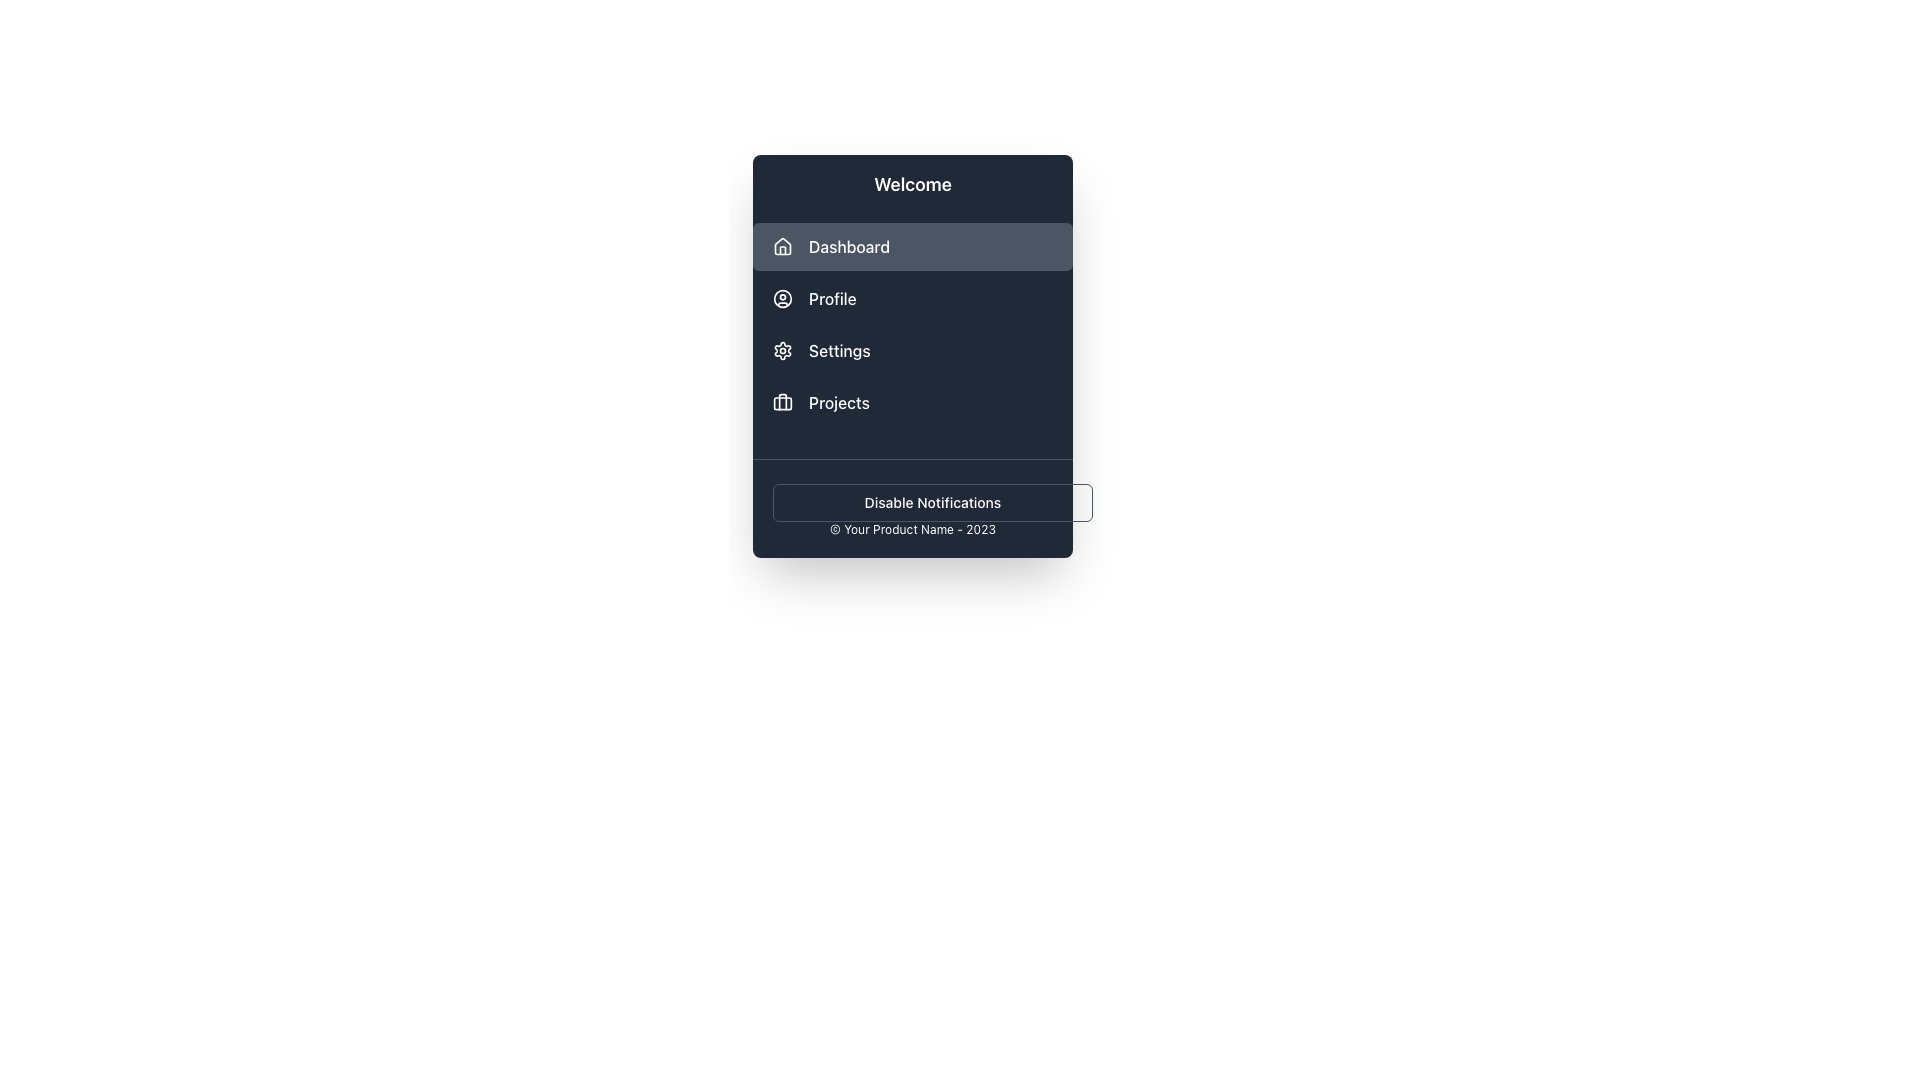 The height and width of the screenshot is (1080, 1920). I want to click on the 'Home' icon, which is a graphical representation of a house structure located at the top of the menu section under the 'Dashboard' label, so click(781, 245).